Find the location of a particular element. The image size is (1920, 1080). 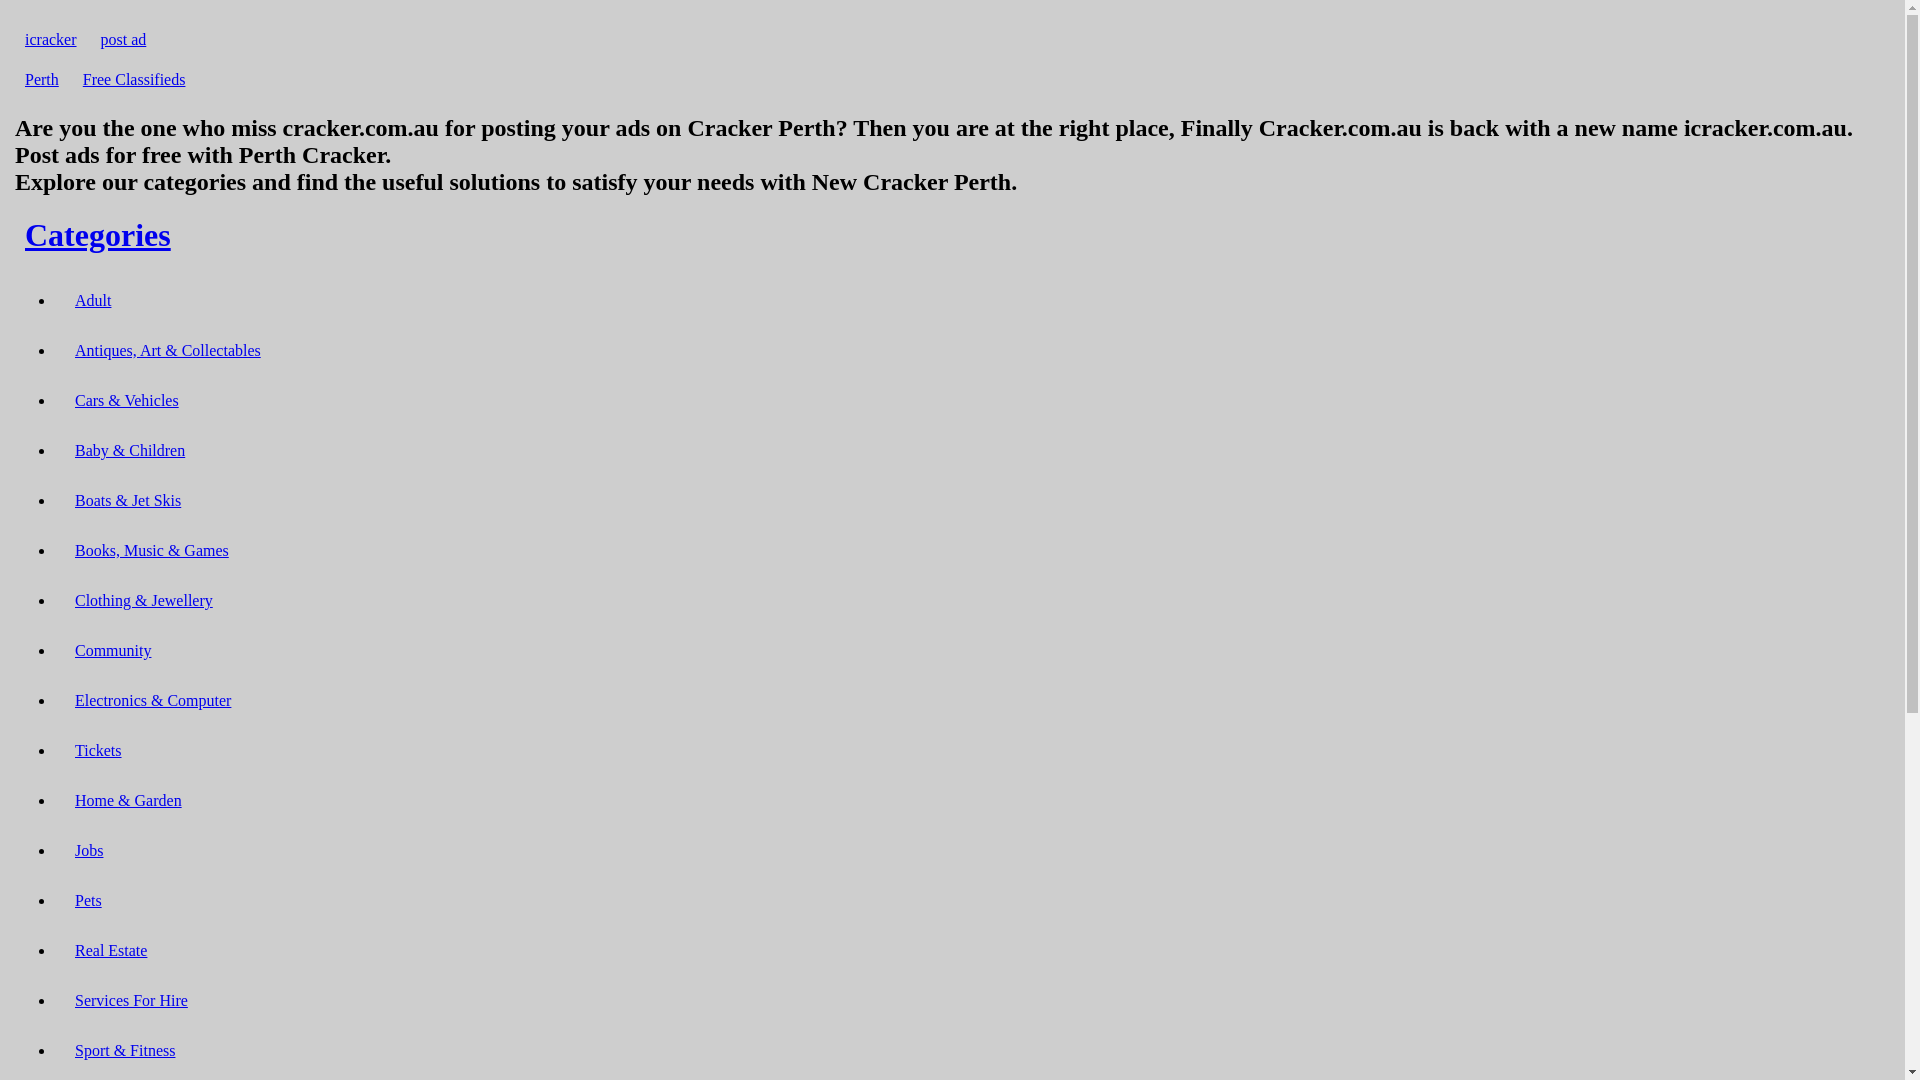

'Adult' is located at coordinates (65, 300).